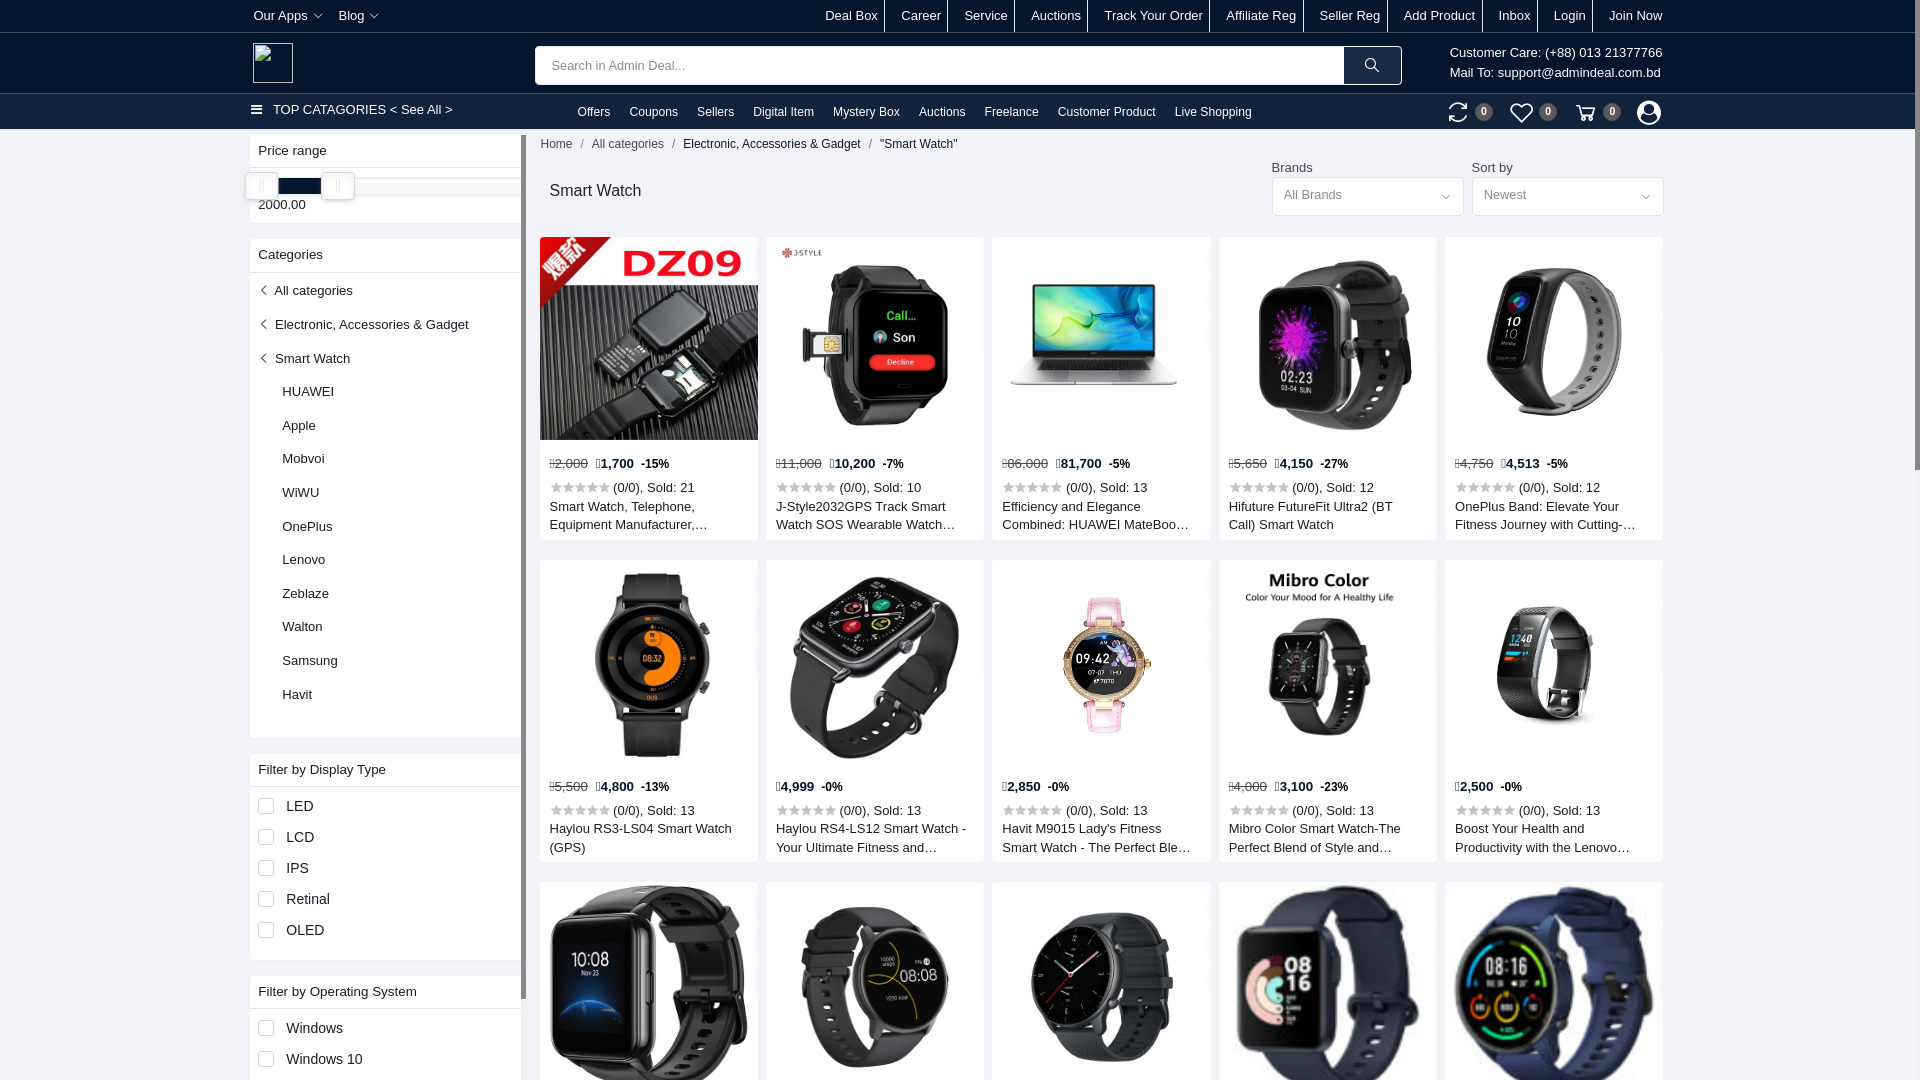 This screenshot has height=1080, width=1920. I want to click on 'Apple', so click(297, 424).